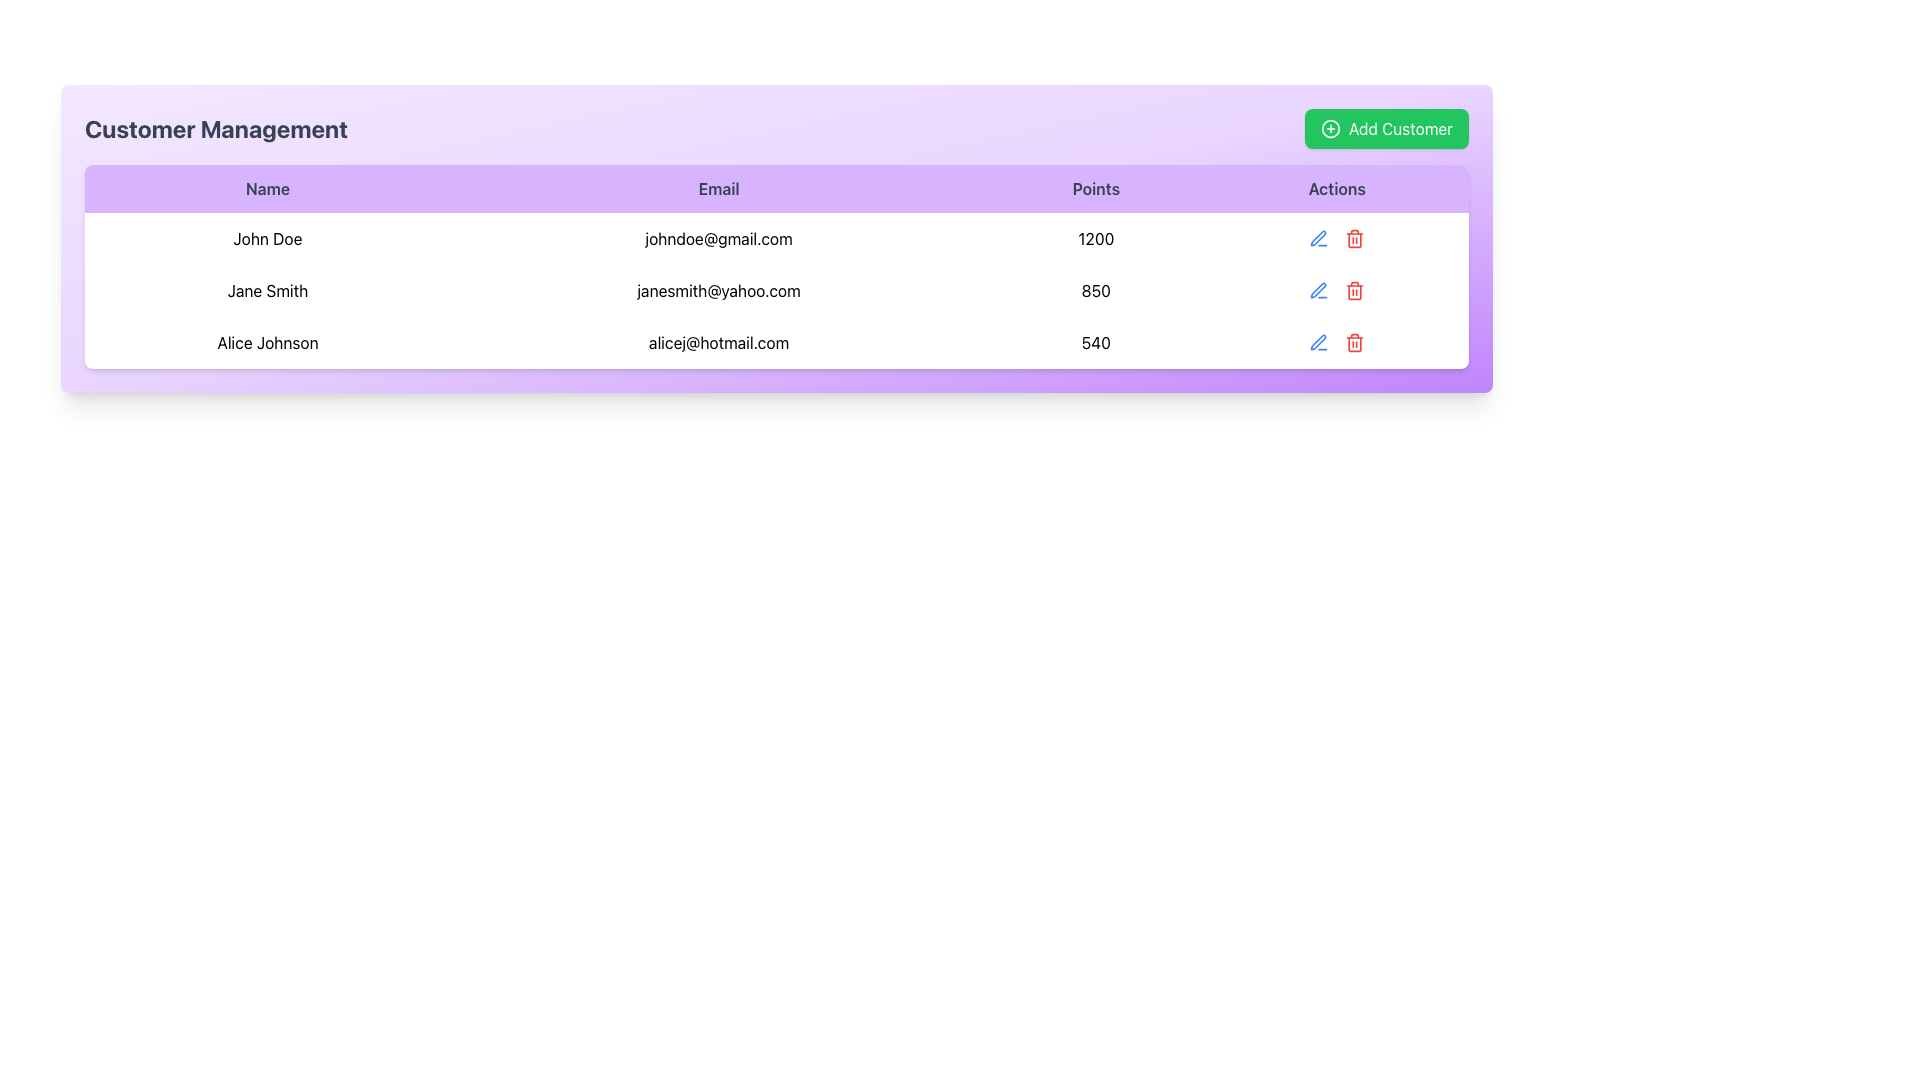  I want to click on the delete icon located in the 'Actions' column of the last row in the 'Customer Management' table, so click(1355, 342).